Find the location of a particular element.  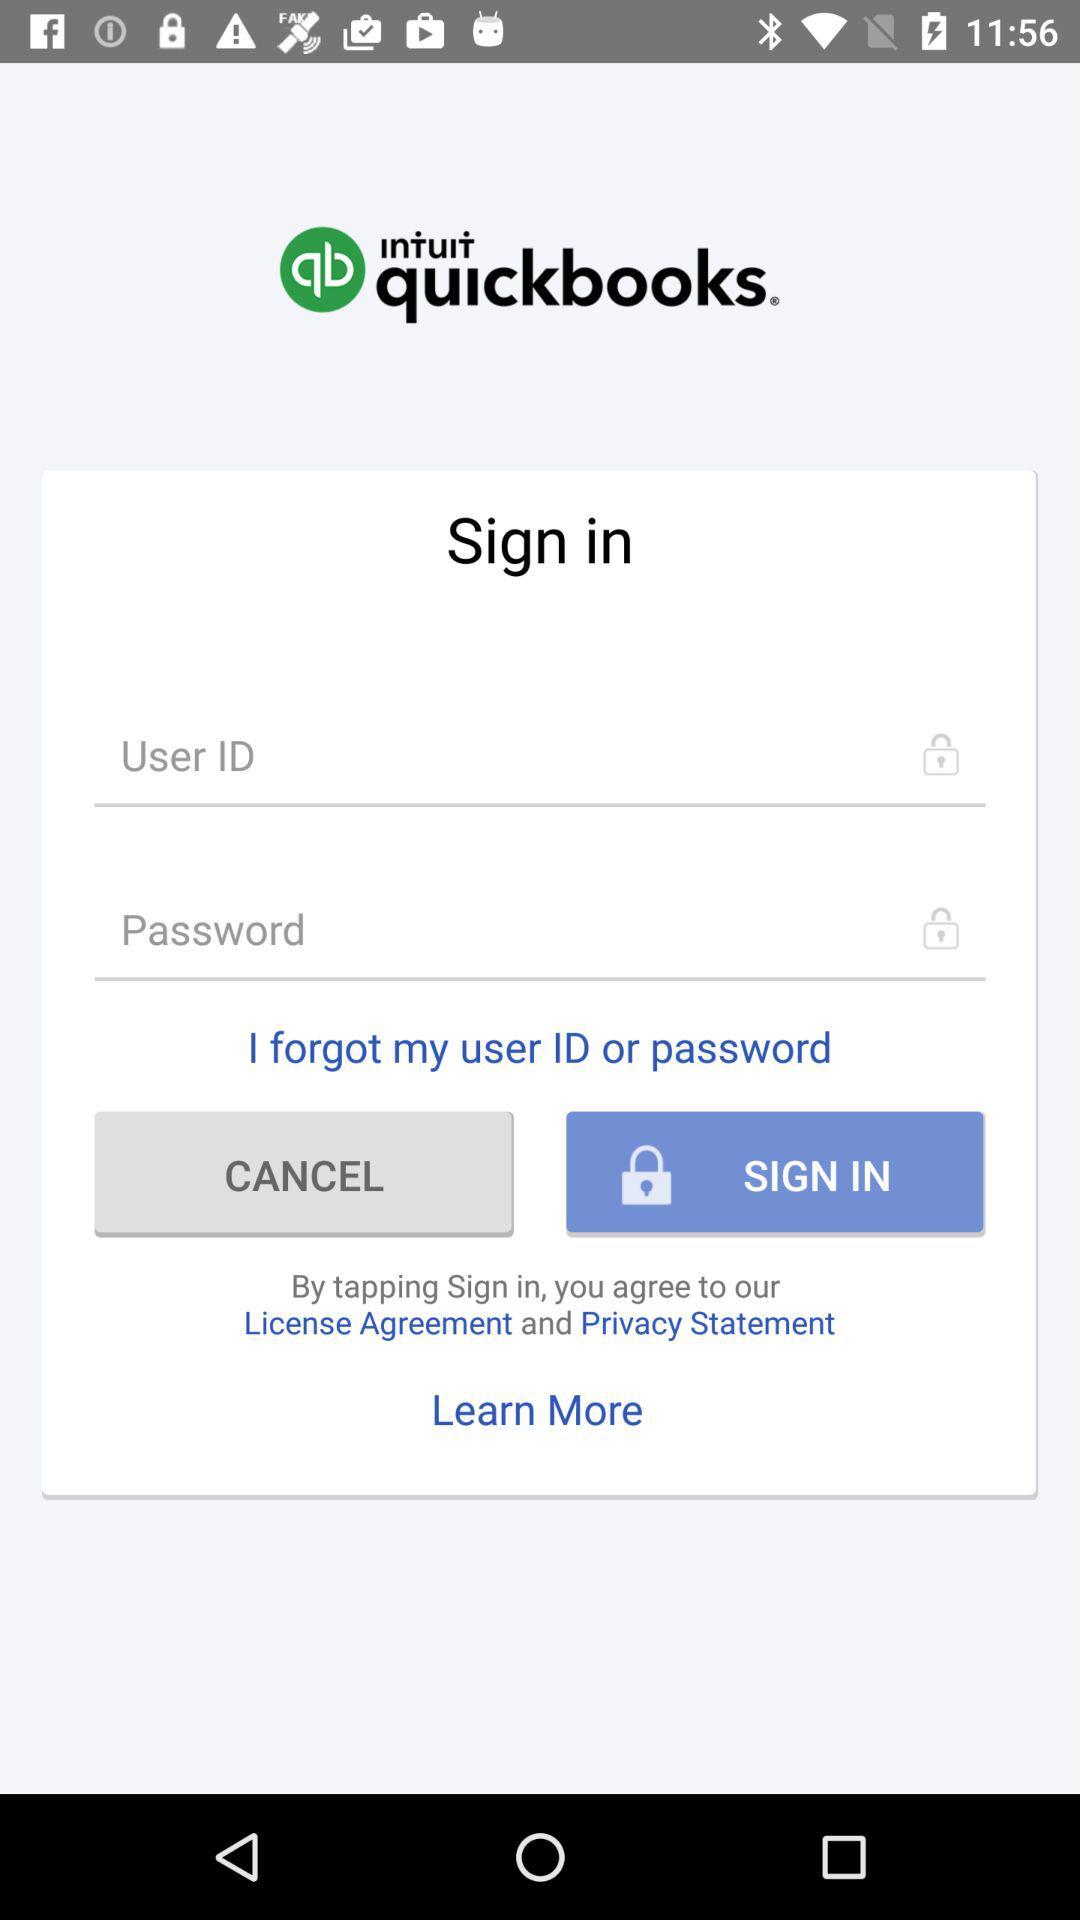

the item below the i forgot my is located at coordinates (304, 1174).